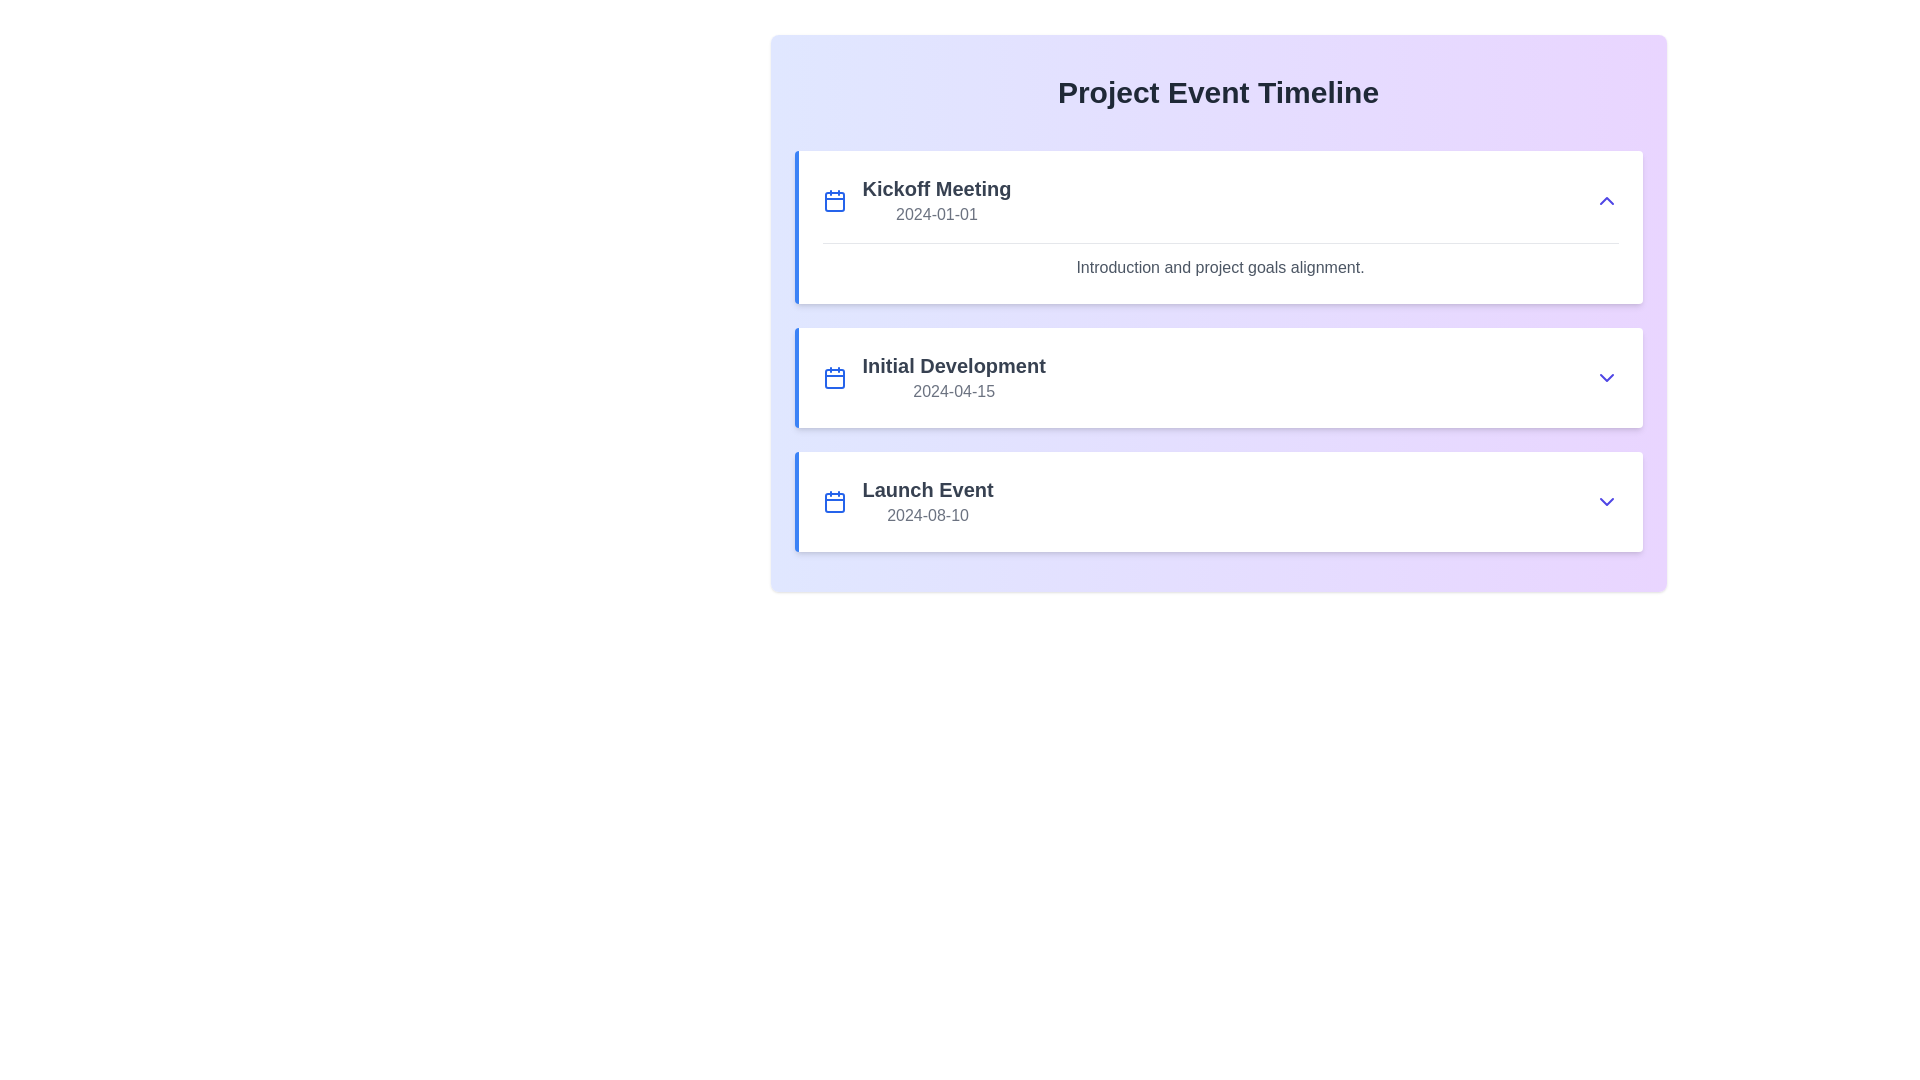 Image resolution: width=1920 pixels, height=1080 pixels. Describe the element at coordinates (935, 215) in the screenshot. I see `date information from the Text label located below the 'Kickoff Meeting' title in the first section of the event timeline` at that location.